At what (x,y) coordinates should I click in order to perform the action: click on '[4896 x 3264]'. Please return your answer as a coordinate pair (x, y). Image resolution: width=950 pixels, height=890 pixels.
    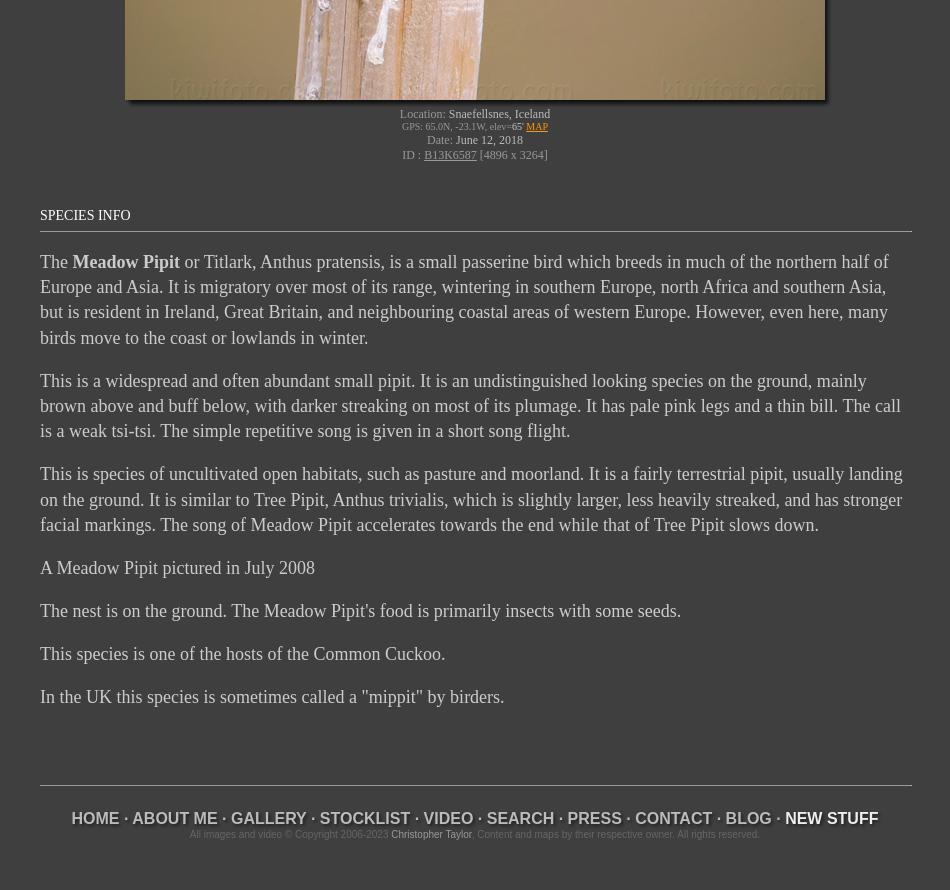
    Looking at the image, I should click on (476, 153).